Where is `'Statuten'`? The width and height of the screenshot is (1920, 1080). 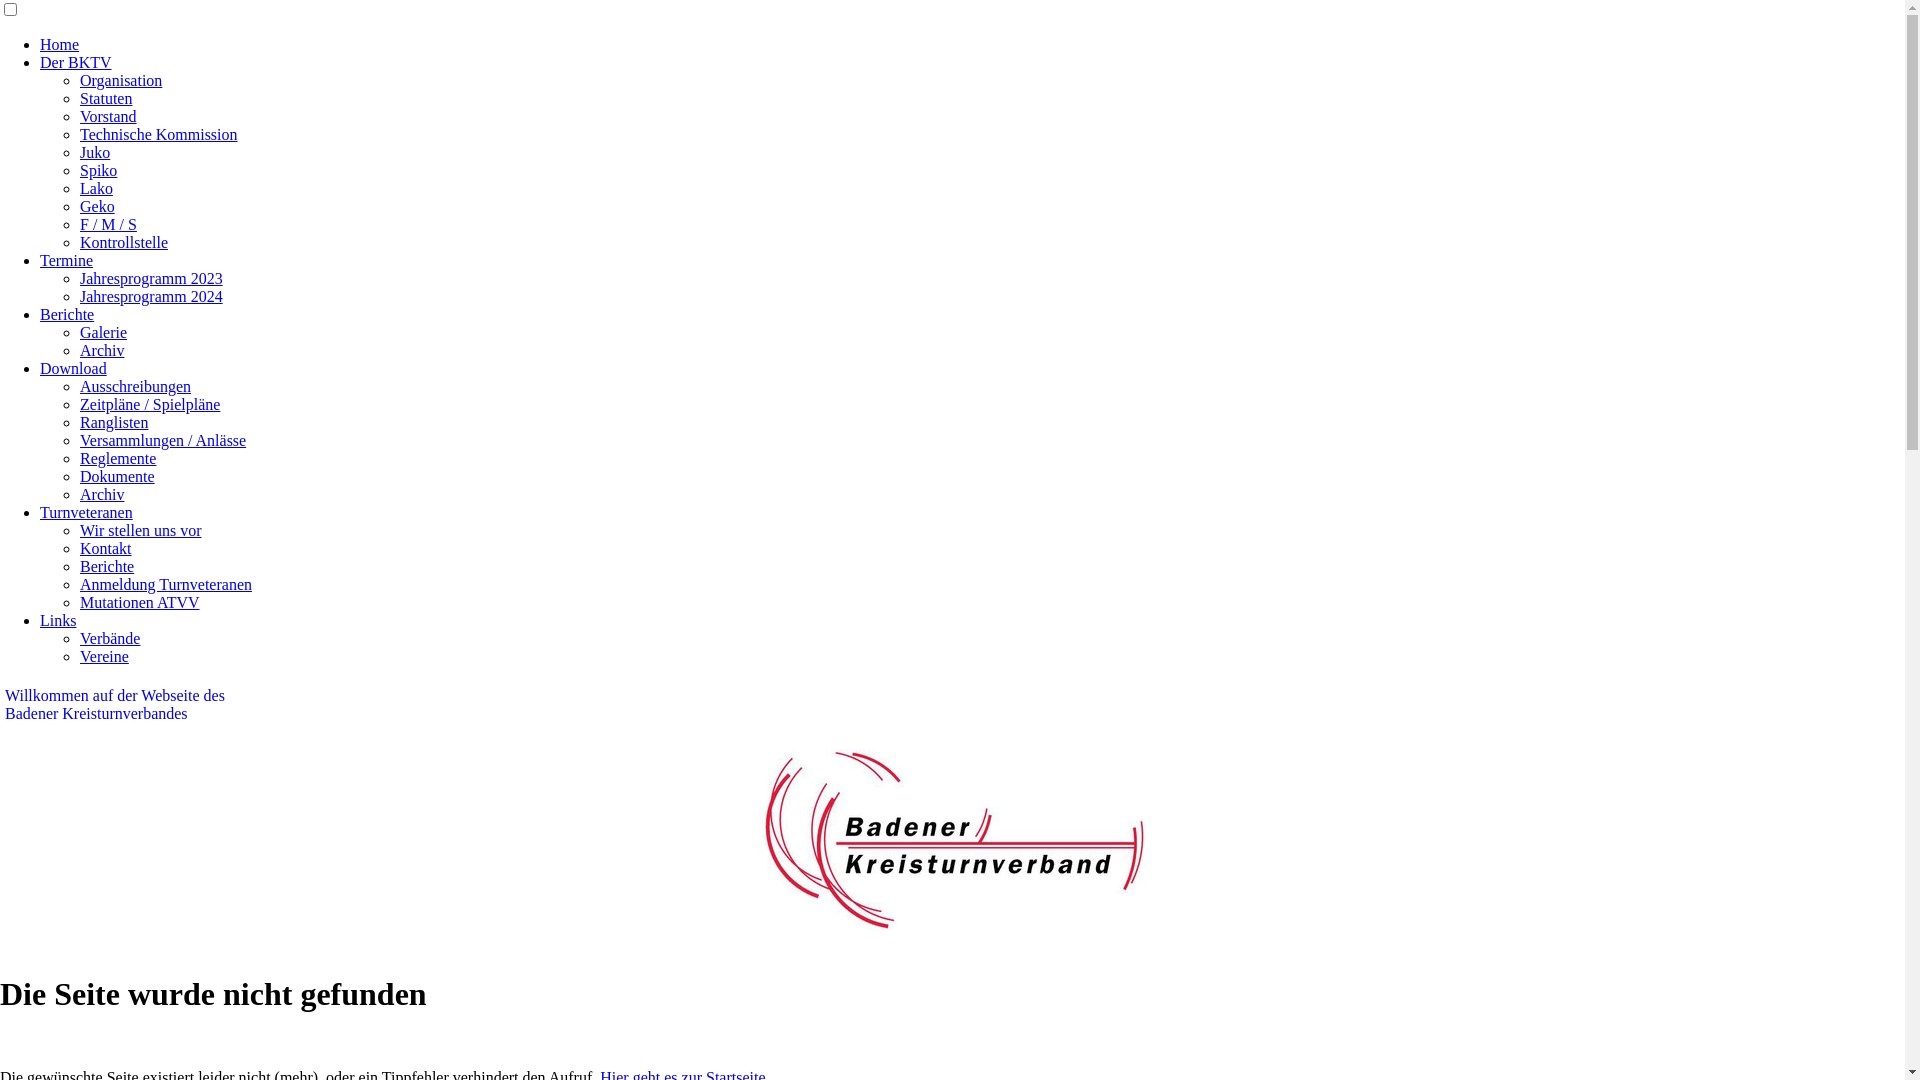 'Statuten' is located at coordinates (104, 98).